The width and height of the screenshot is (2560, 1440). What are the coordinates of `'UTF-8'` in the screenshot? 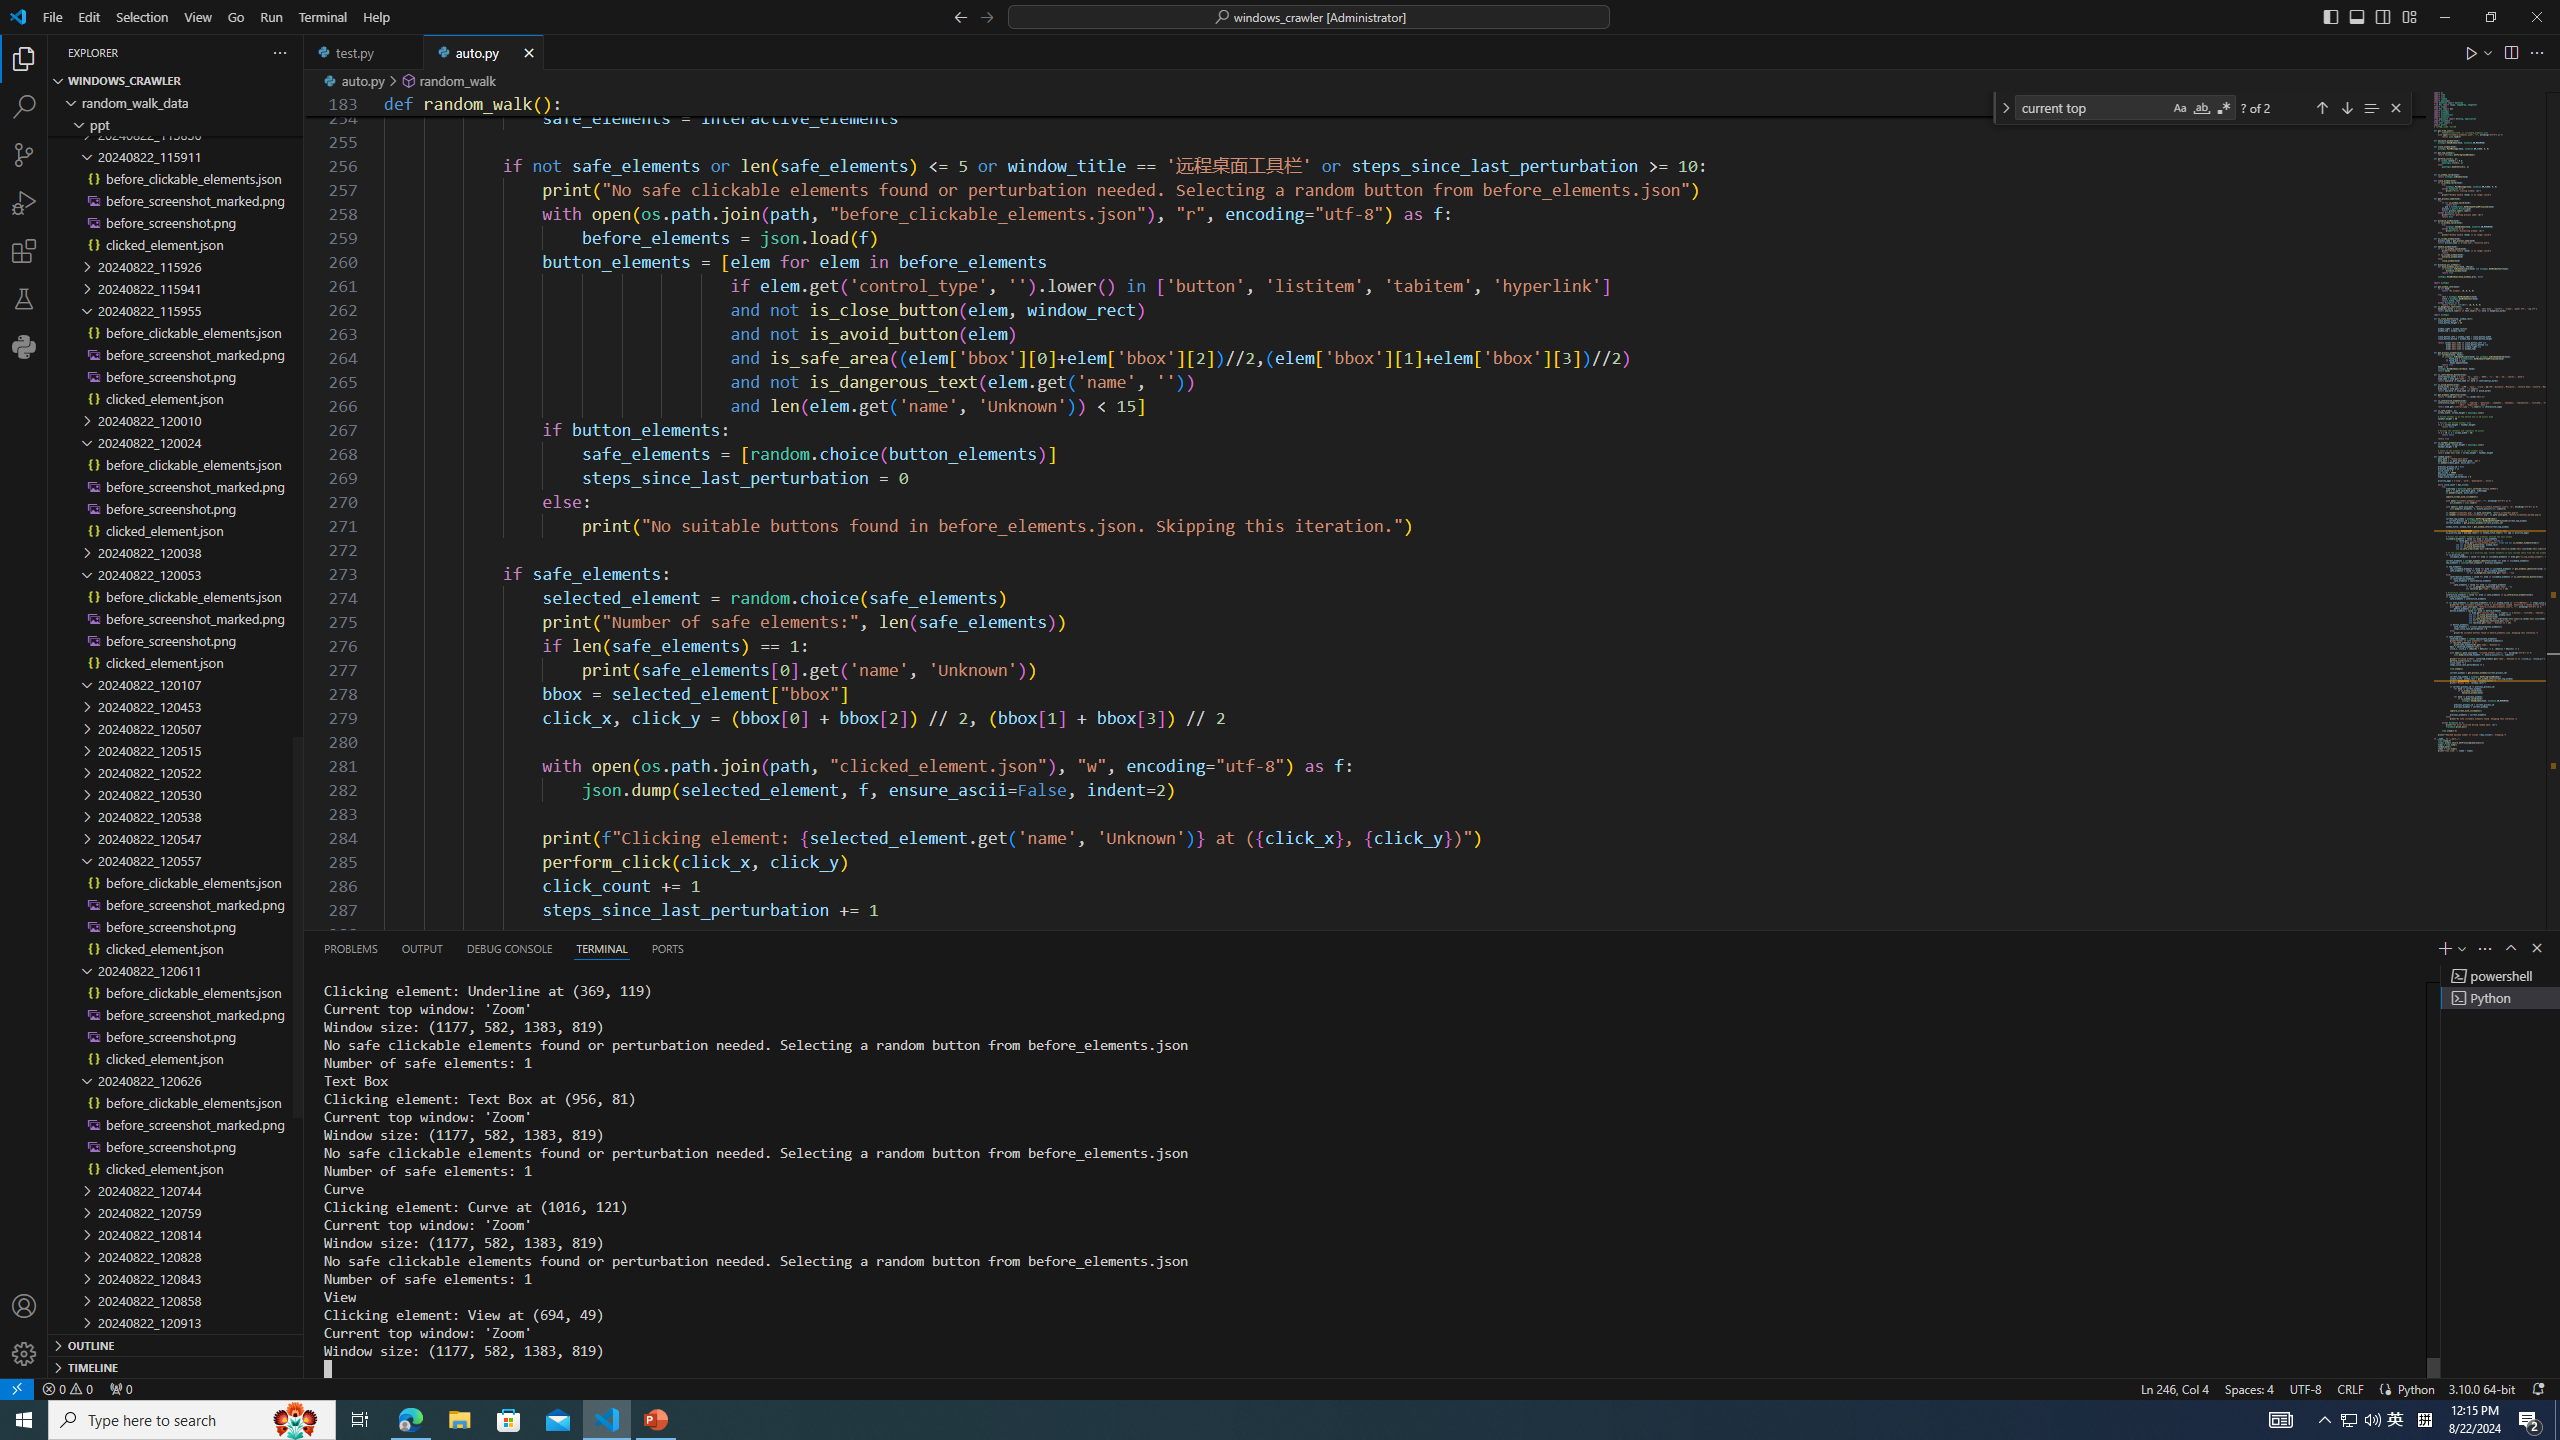 It's located at (2304, 1387).